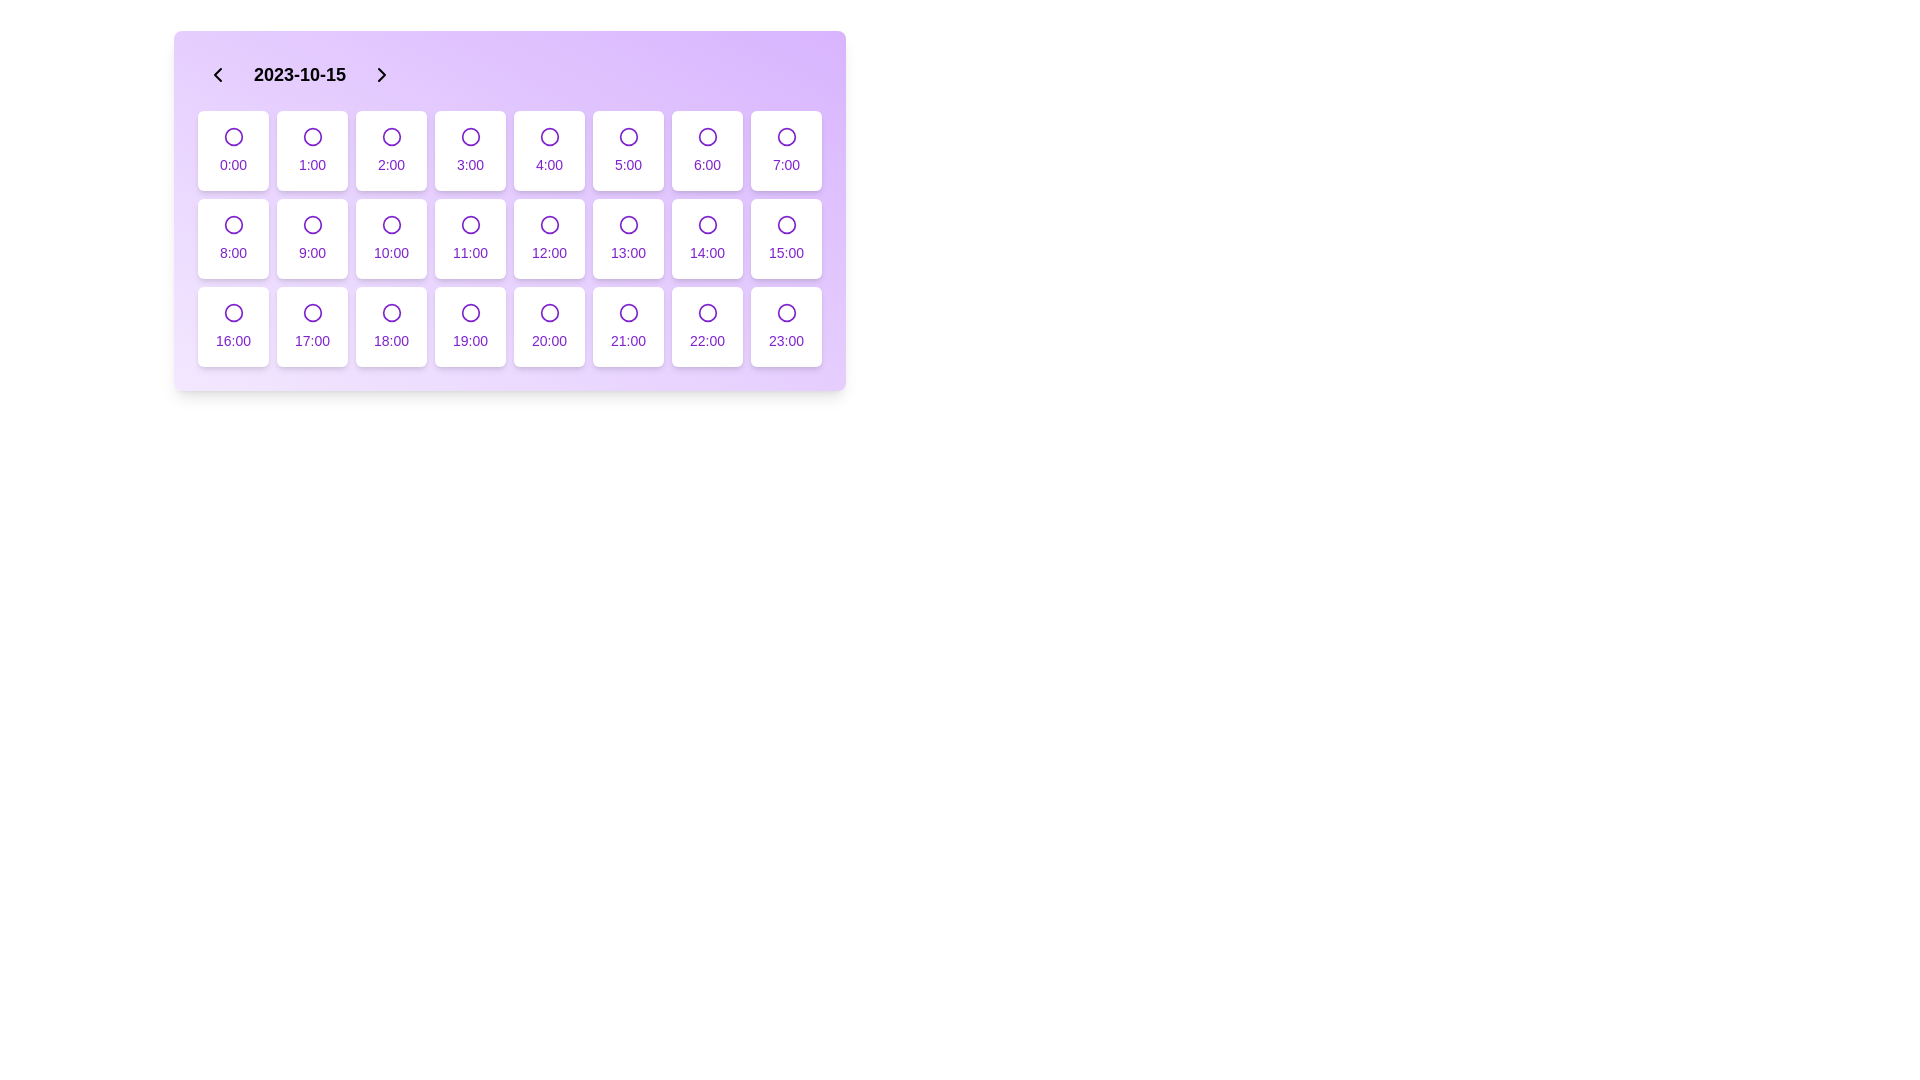 This screenshot has height=1080, width=1920. Describe the element at coordinates (311, 224) in the screenshot. I see `the circular icon representing the selectable time slot for '9:00' located in the grid under the date '2023-10-15'` at that location.